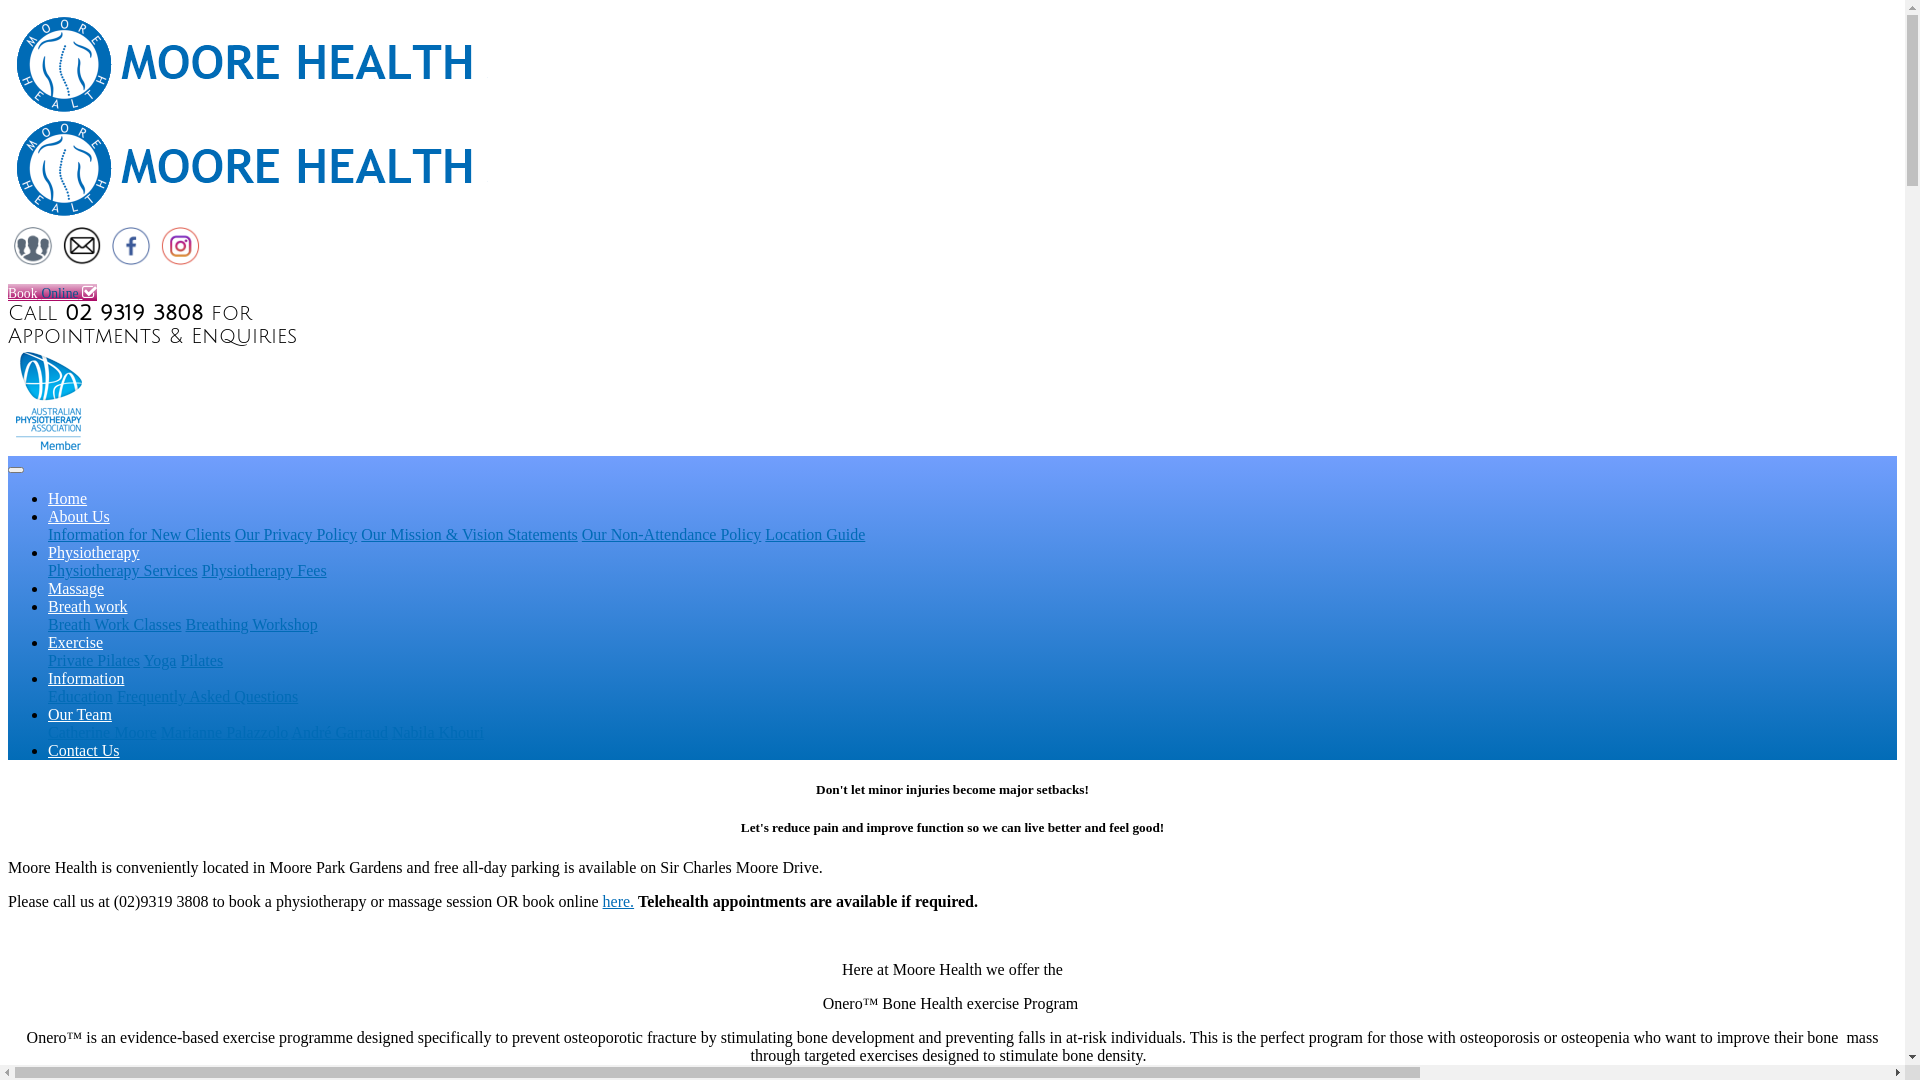 The width and height of the screenshot is (1920, 1080). What do you see at coordinates (672, 533) in the screenshot?
I see `'Our Non-Attendance Policy'` at bounding box center [672, 533].